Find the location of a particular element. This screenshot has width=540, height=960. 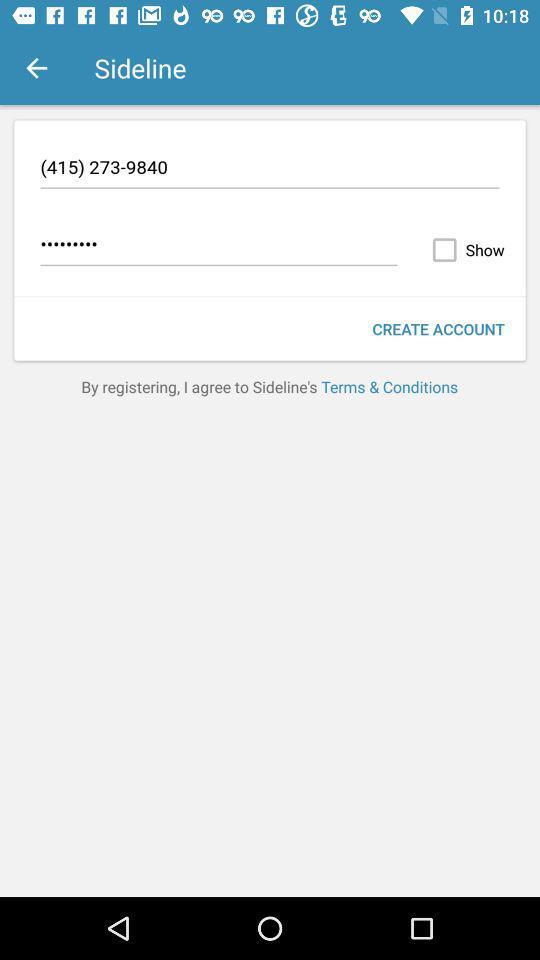

show icon is located at coordinates (464, 249).